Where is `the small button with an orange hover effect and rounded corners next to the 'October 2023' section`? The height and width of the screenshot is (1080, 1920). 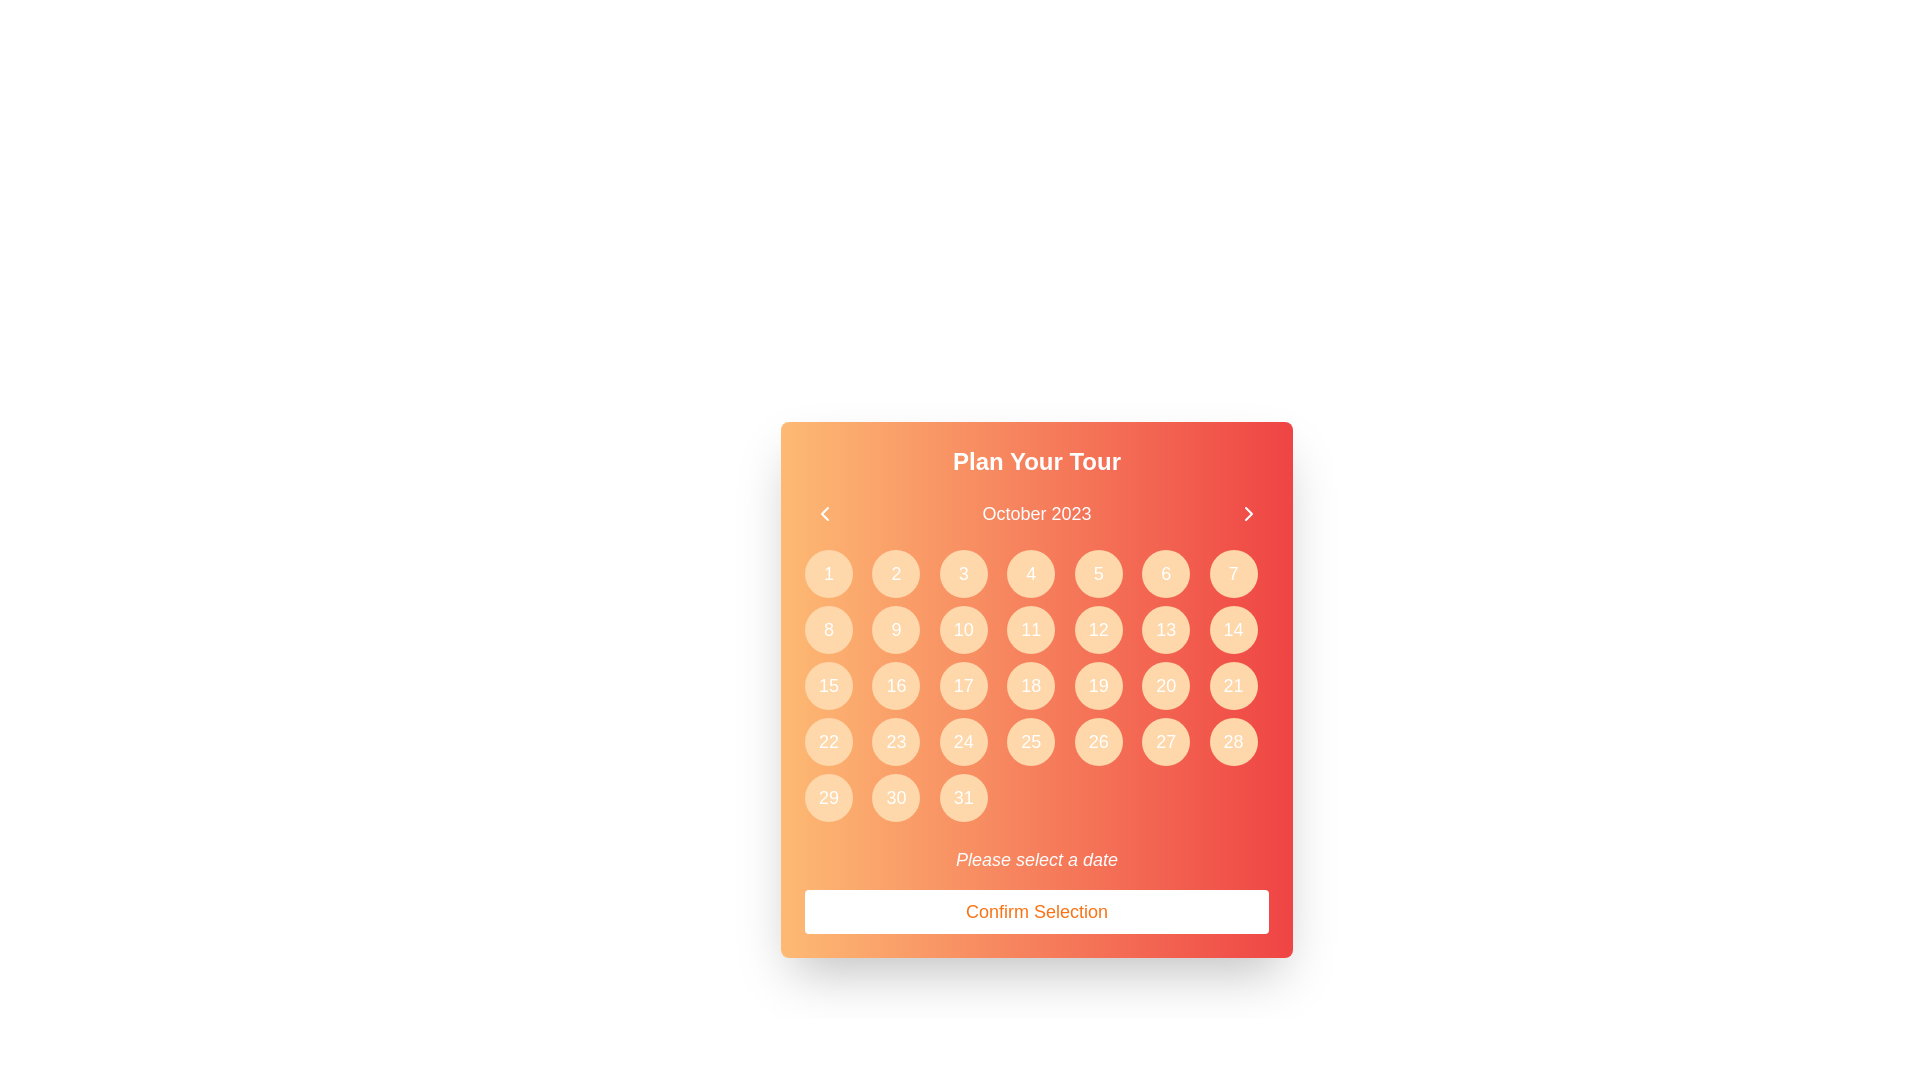 the small button with an orange hover effect and rounded corners next to the 'October 2023' section is located at coordinates (1247, 512).